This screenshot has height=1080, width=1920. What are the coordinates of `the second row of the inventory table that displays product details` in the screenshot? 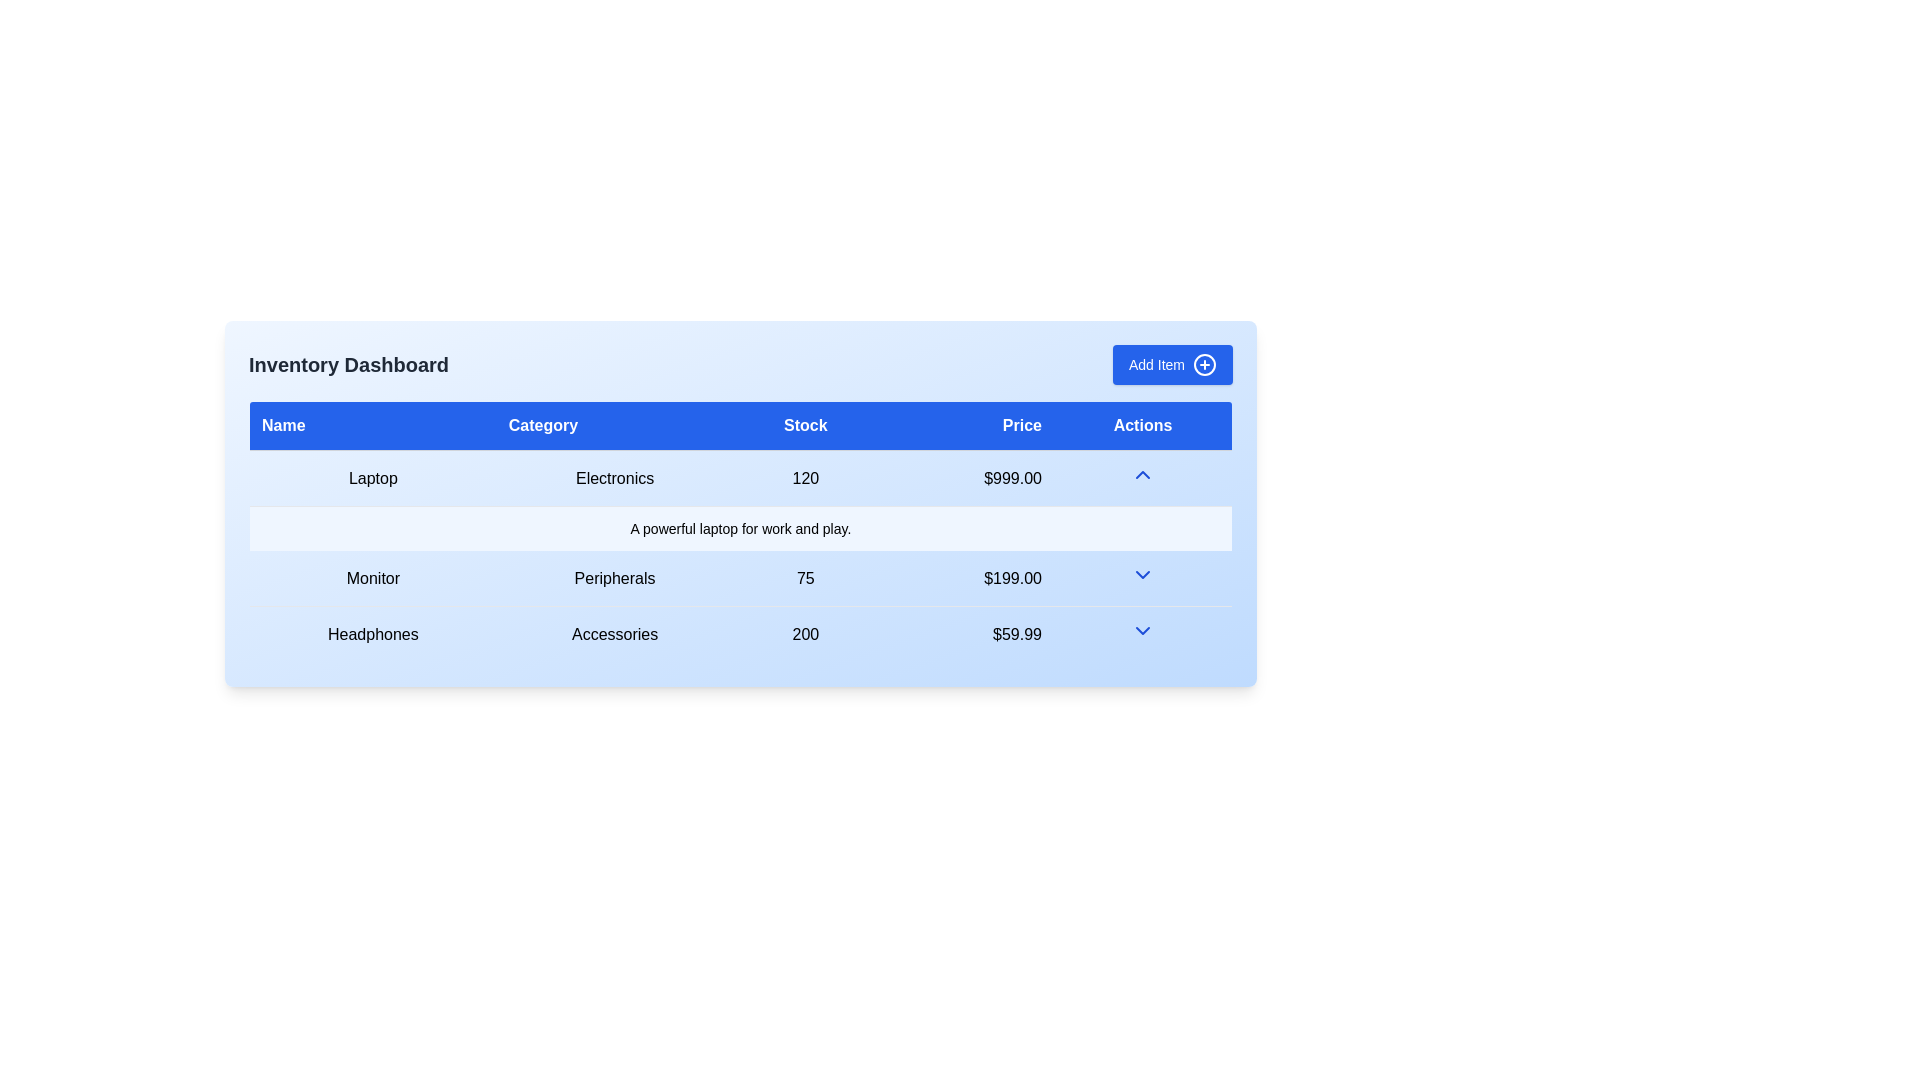 It's located at (739, 578).